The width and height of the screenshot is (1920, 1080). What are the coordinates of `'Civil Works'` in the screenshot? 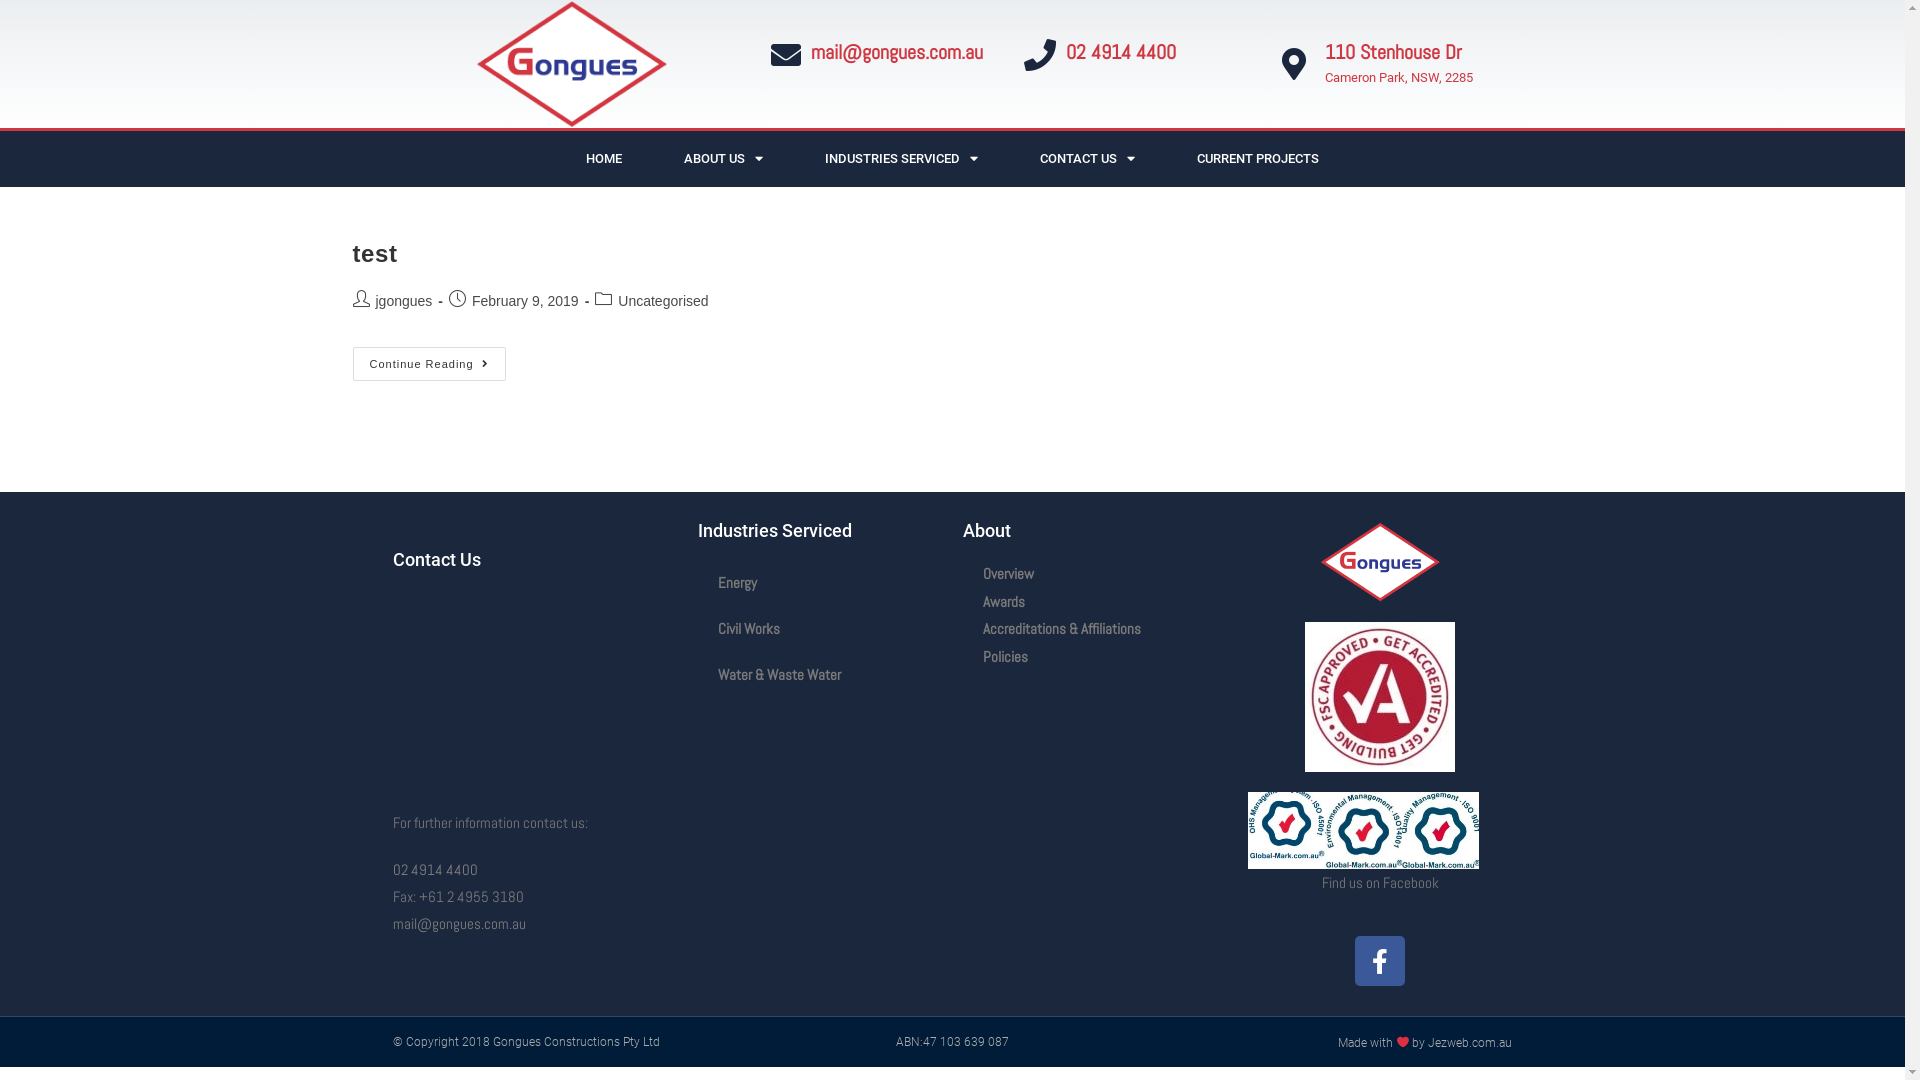 It's located at (820, 627).